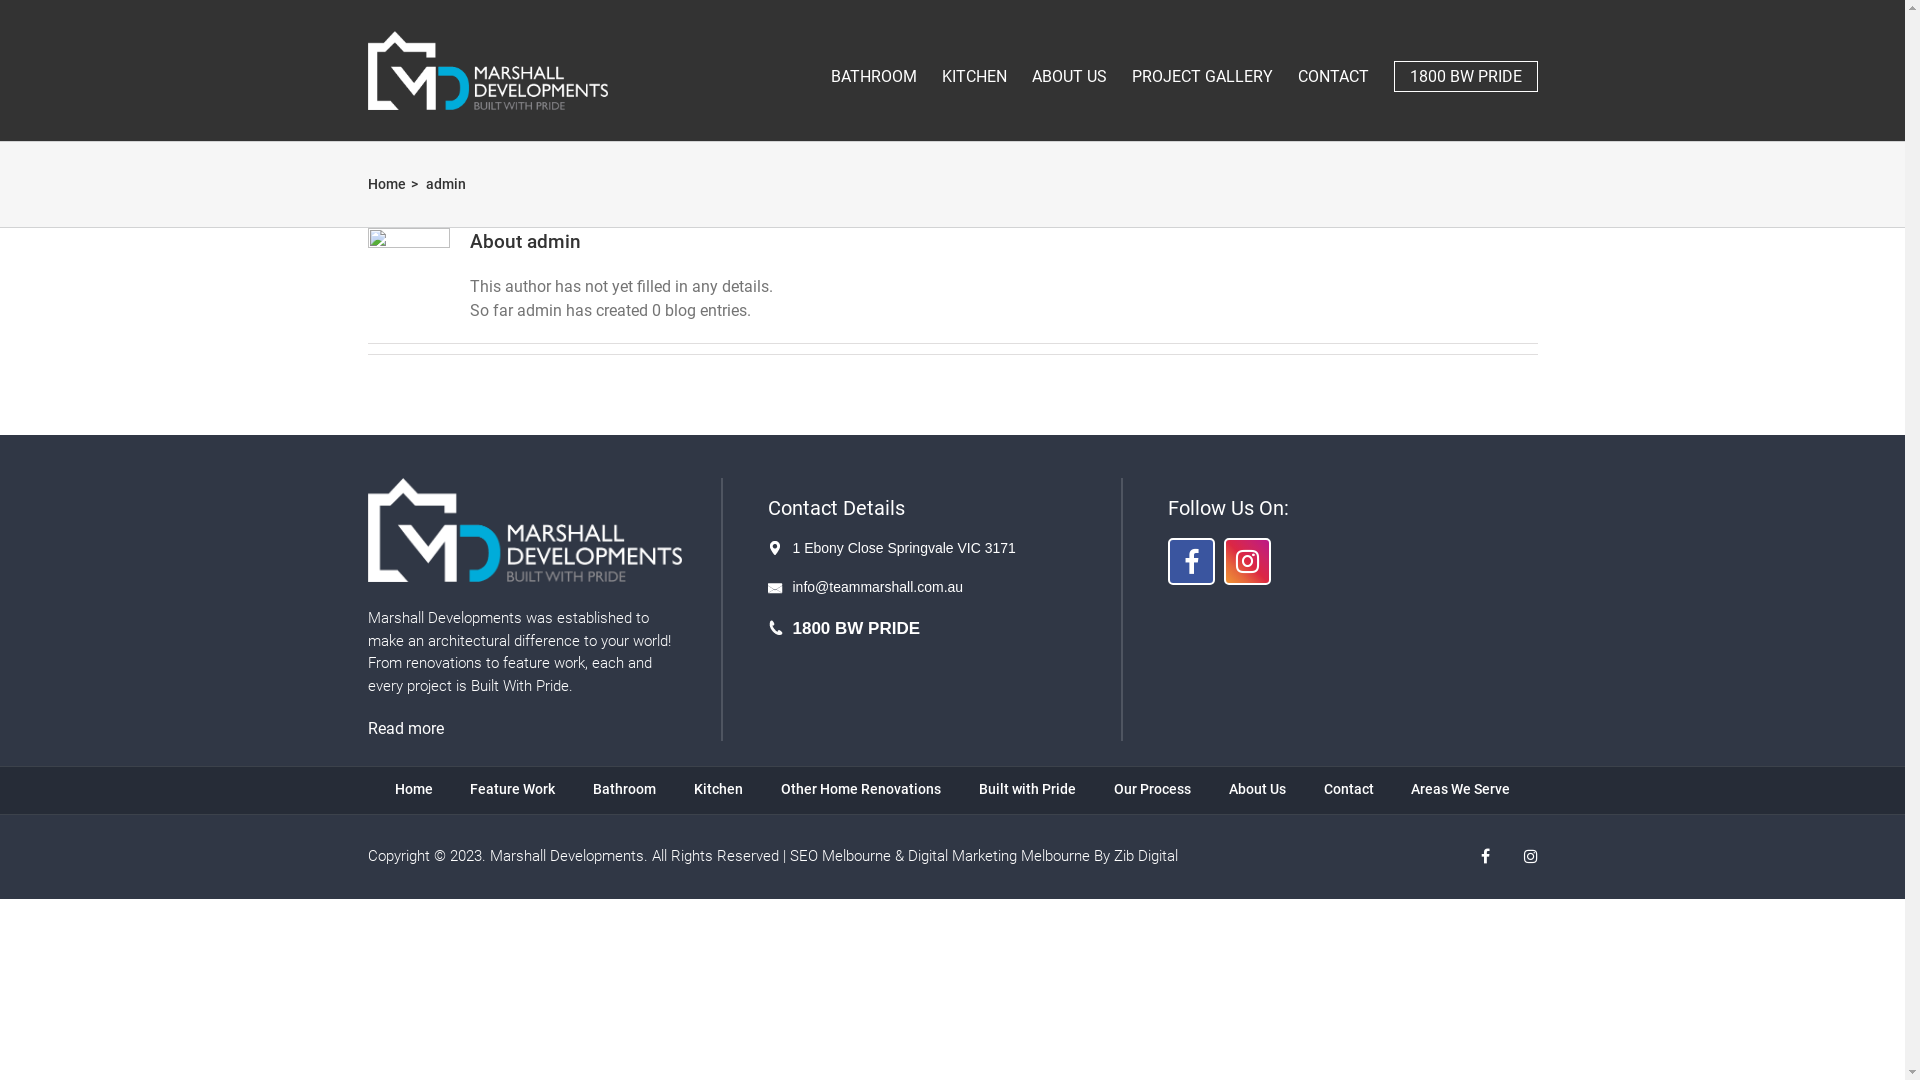 The image size is (1920, 1080). What do you see at coordinates (1333, 64) in the screenshot?
I see `'CONTACT'` at bounding box center [1333, 64].